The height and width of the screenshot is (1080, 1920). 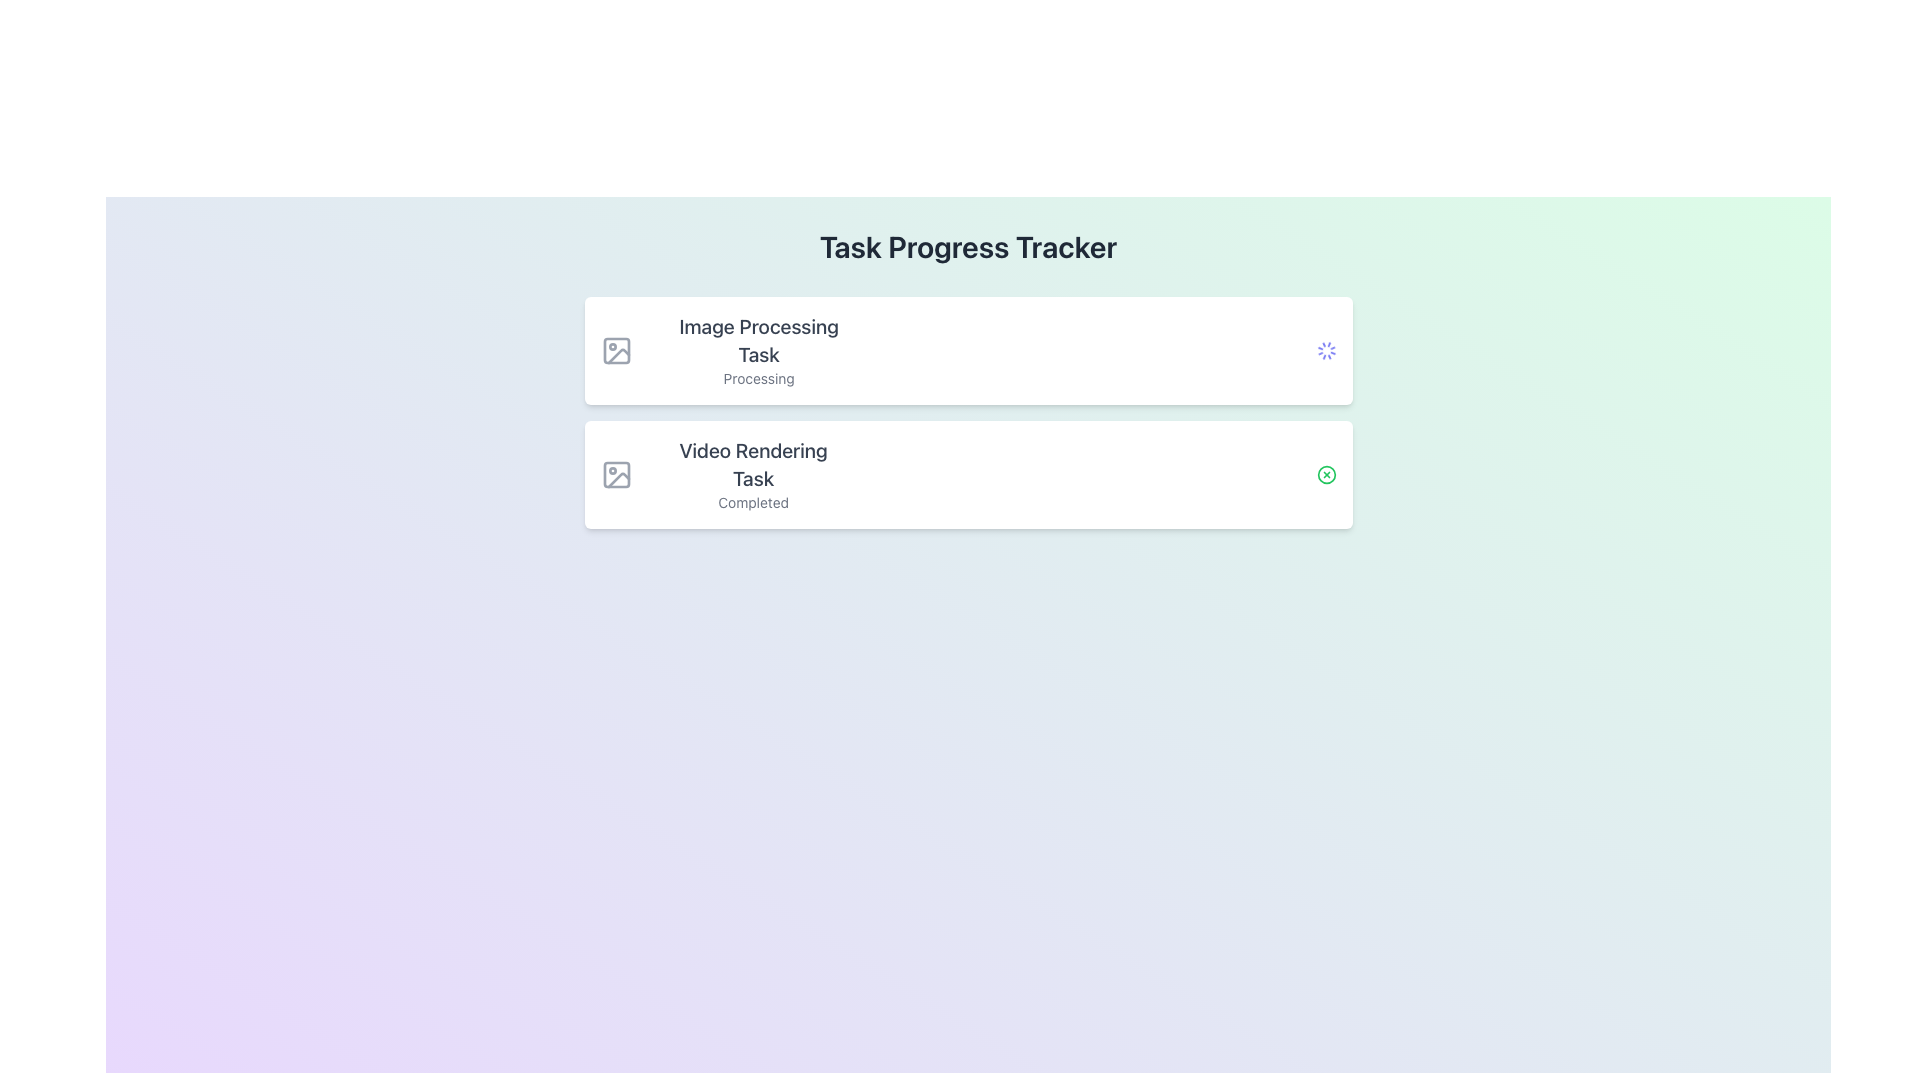 I want to click on text header labeled 'Task Progress Tracker' which is displayed in a bold, large font at the top center of the interface, so click(x=968, y=245).